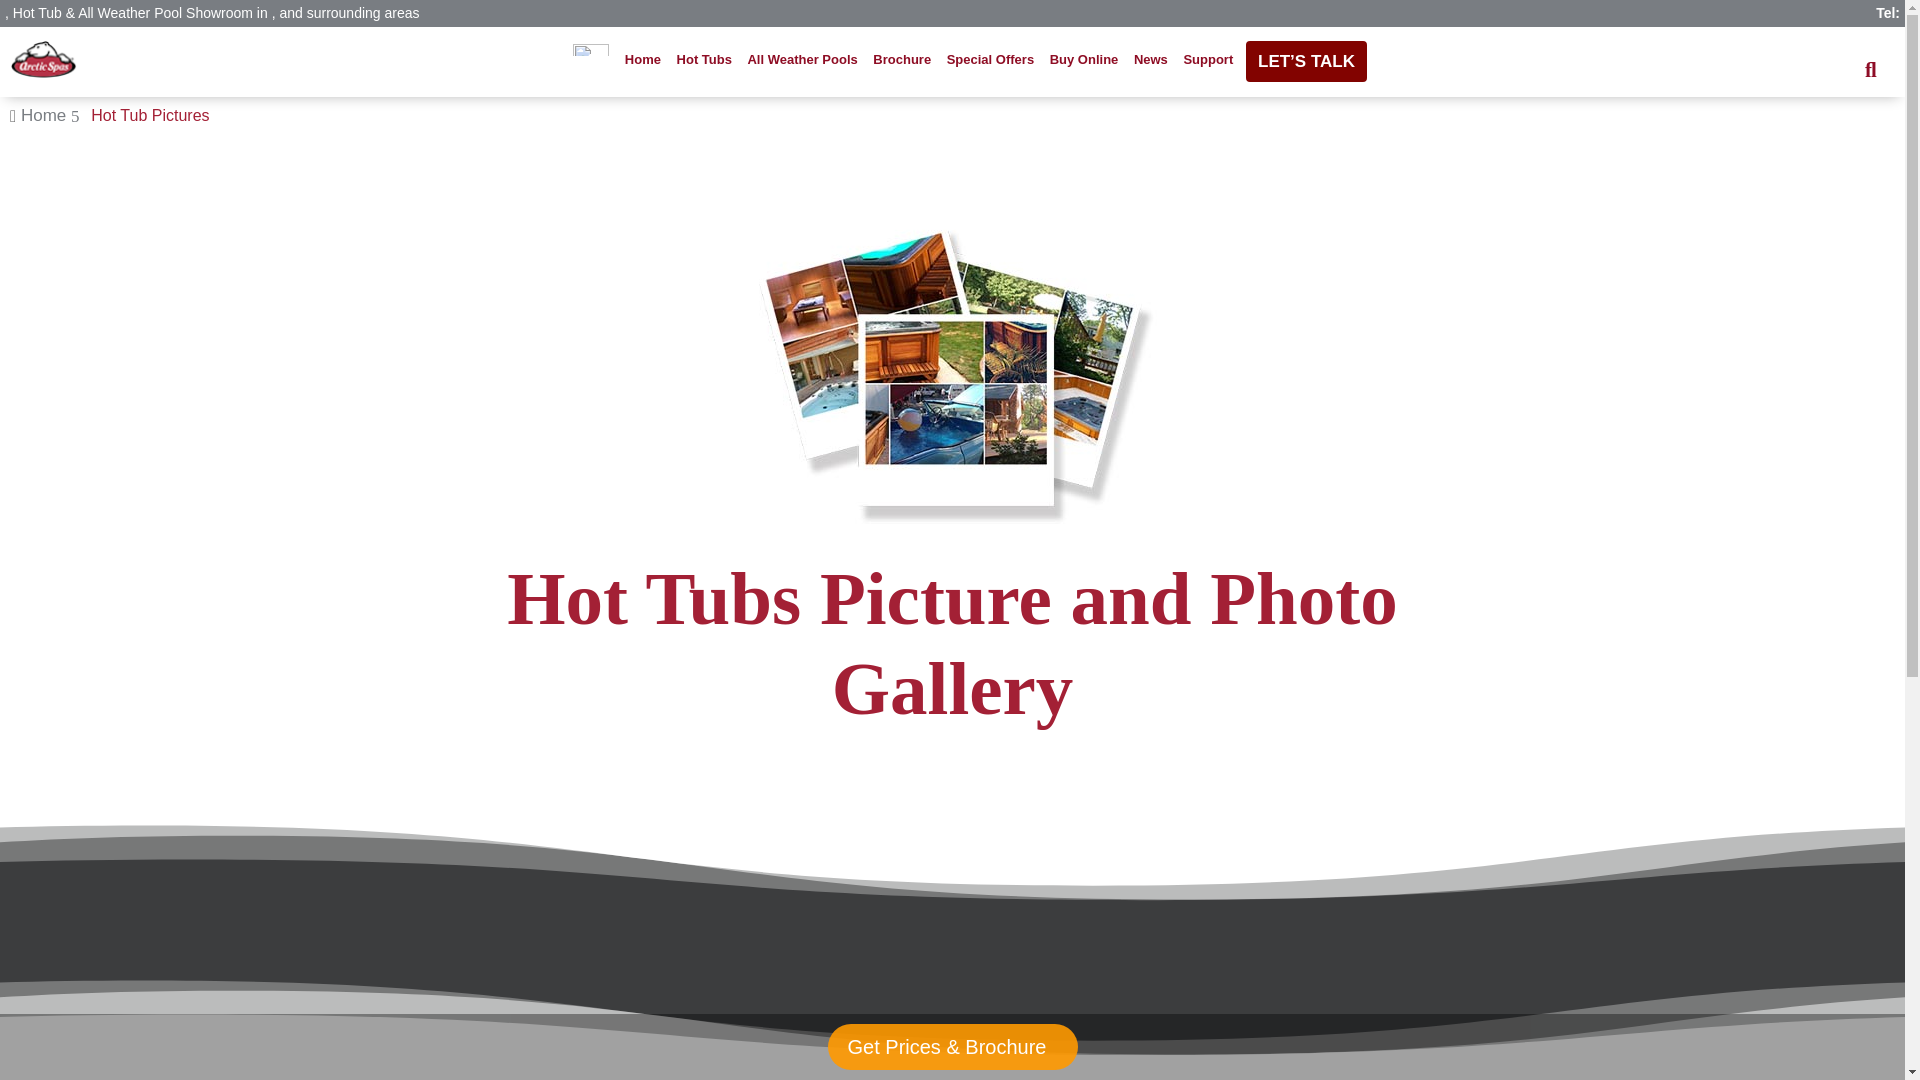 The height and width of the screenshot is (1080, 1920). I want to click on 'News', so click(1151, 58).